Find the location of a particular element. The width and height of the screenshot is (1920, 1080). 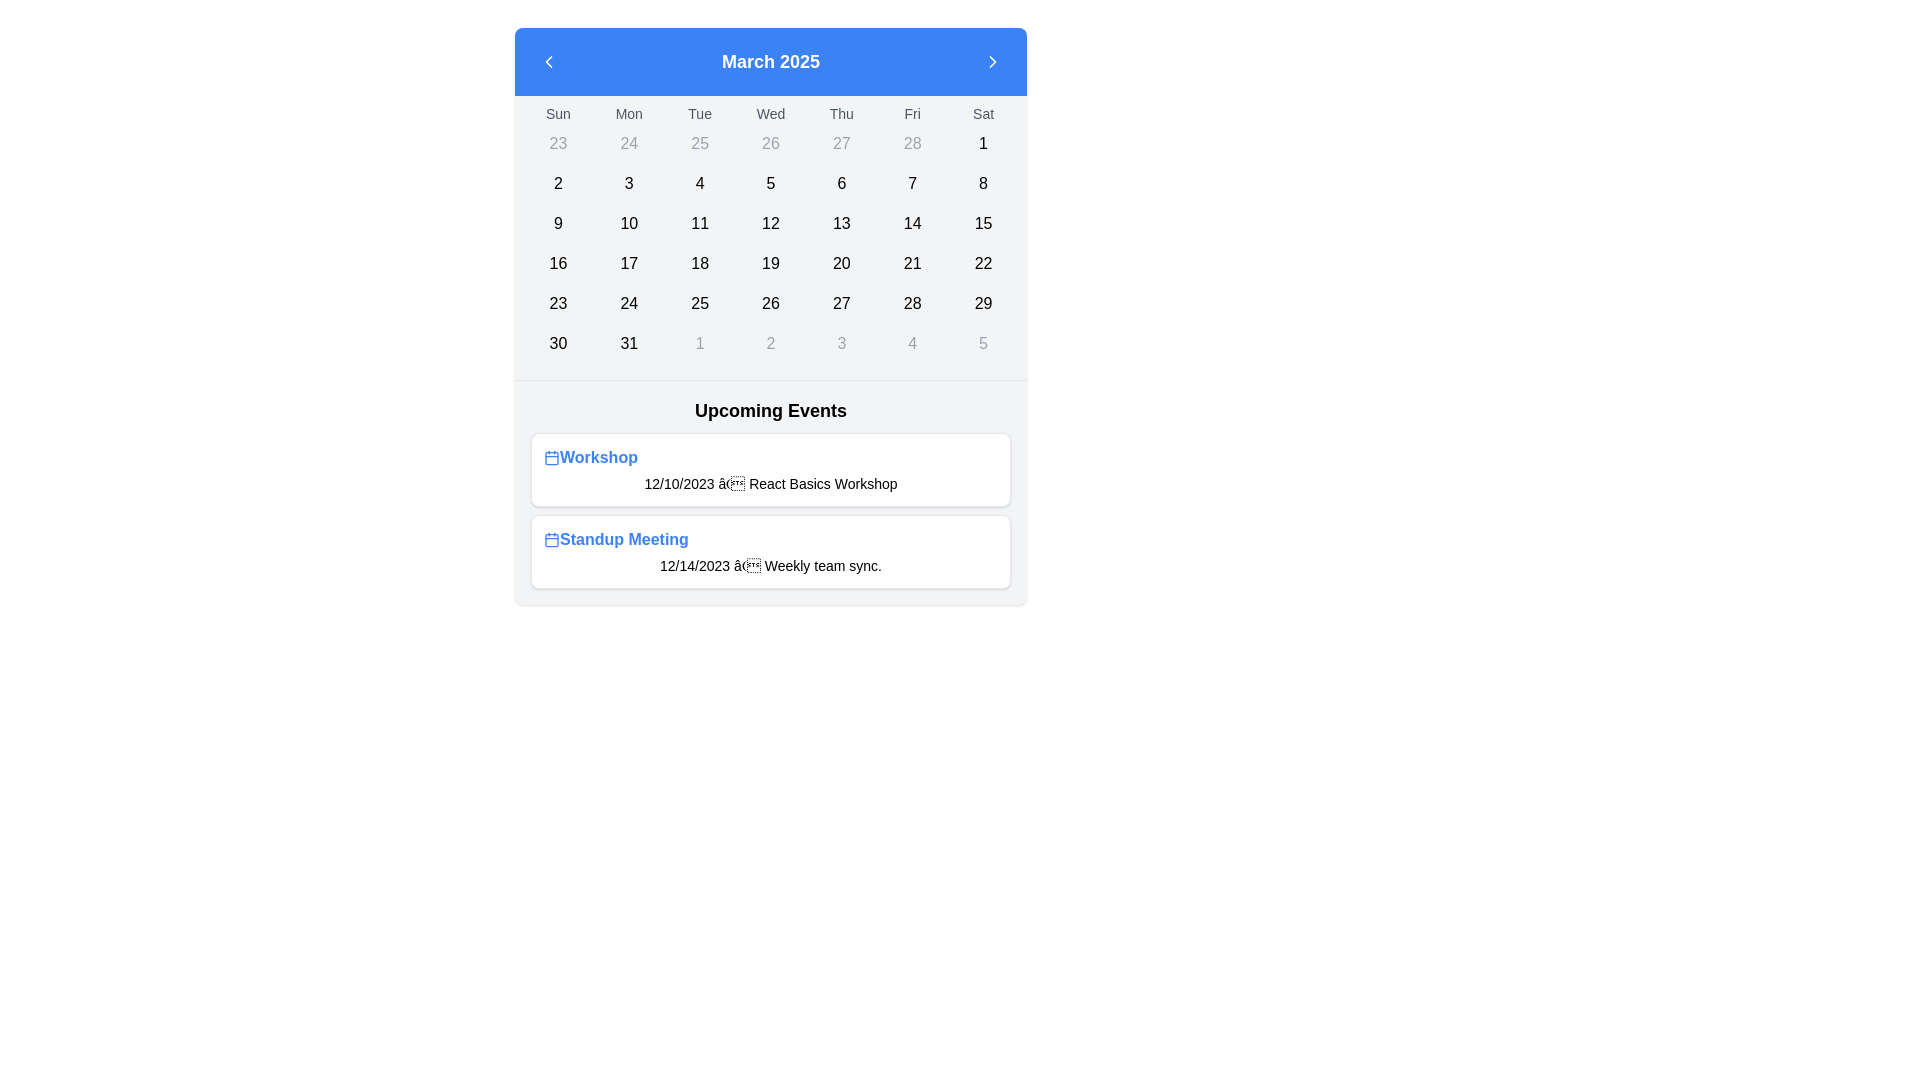

the rectangular button with rounded borders displaying the number '15' in black text, located in the calendar grid under the header 'Sat' is located at coordinates (983, 223).